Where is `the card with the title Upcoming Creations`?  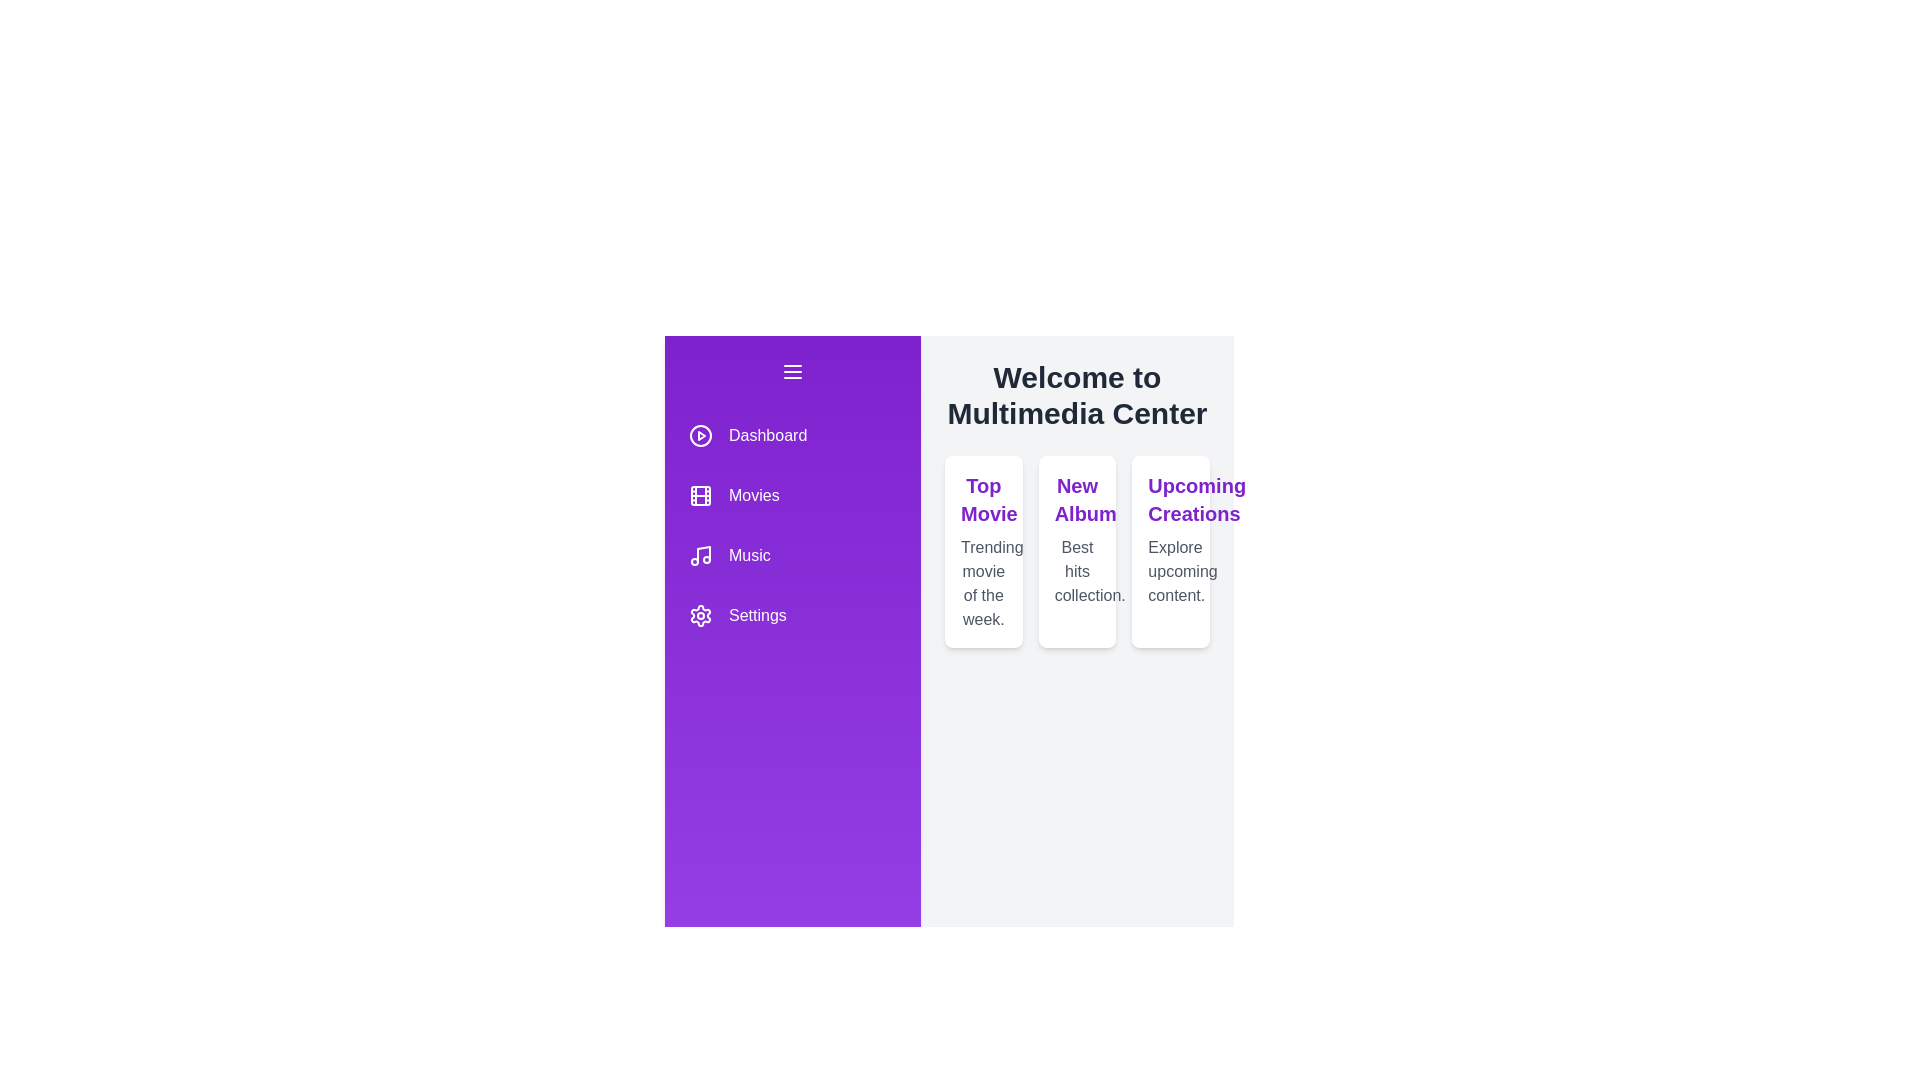
the card with the title Upcoming Creations is located at coordinates (1171, 551).